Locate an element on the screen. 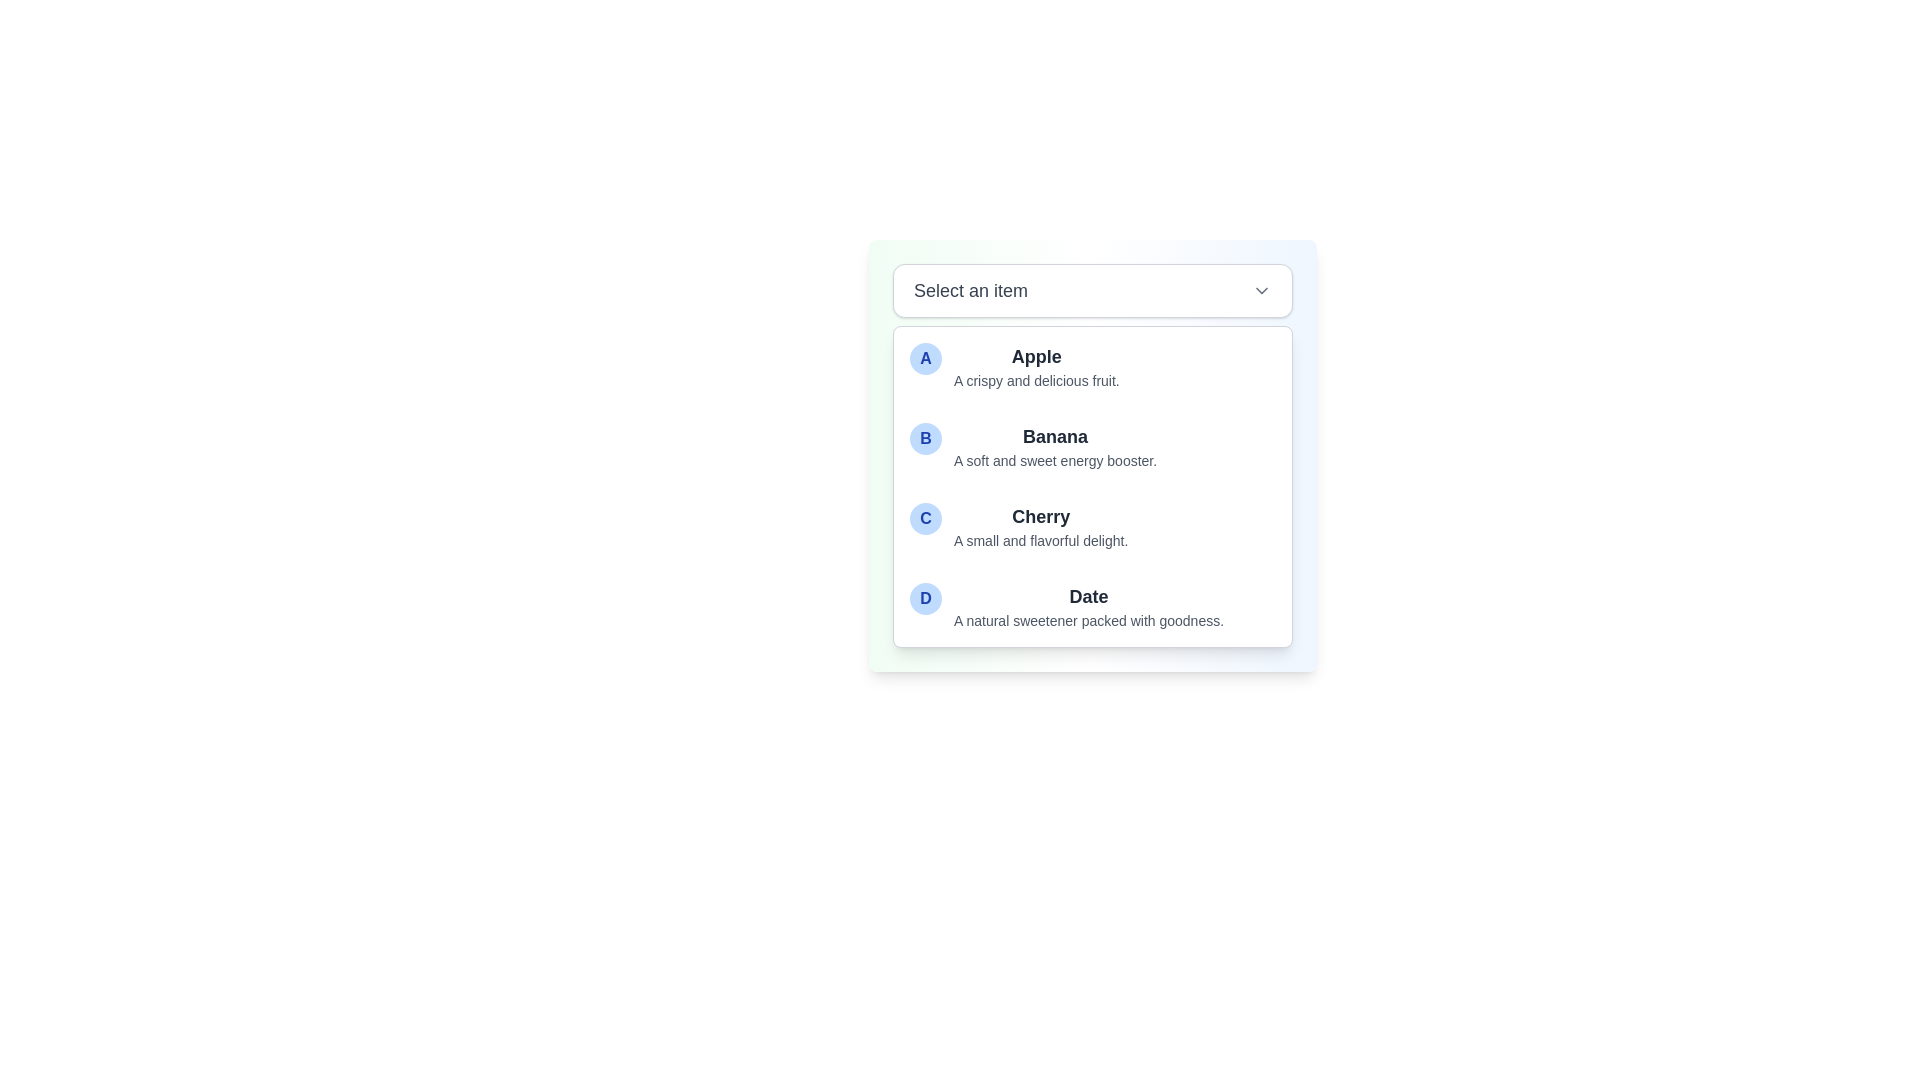 Image resolution: width=1920 pixels, height=1080 pixels. the text label reading 'Cherry' in the dropdown menu is located at coordinates (1040, 515).